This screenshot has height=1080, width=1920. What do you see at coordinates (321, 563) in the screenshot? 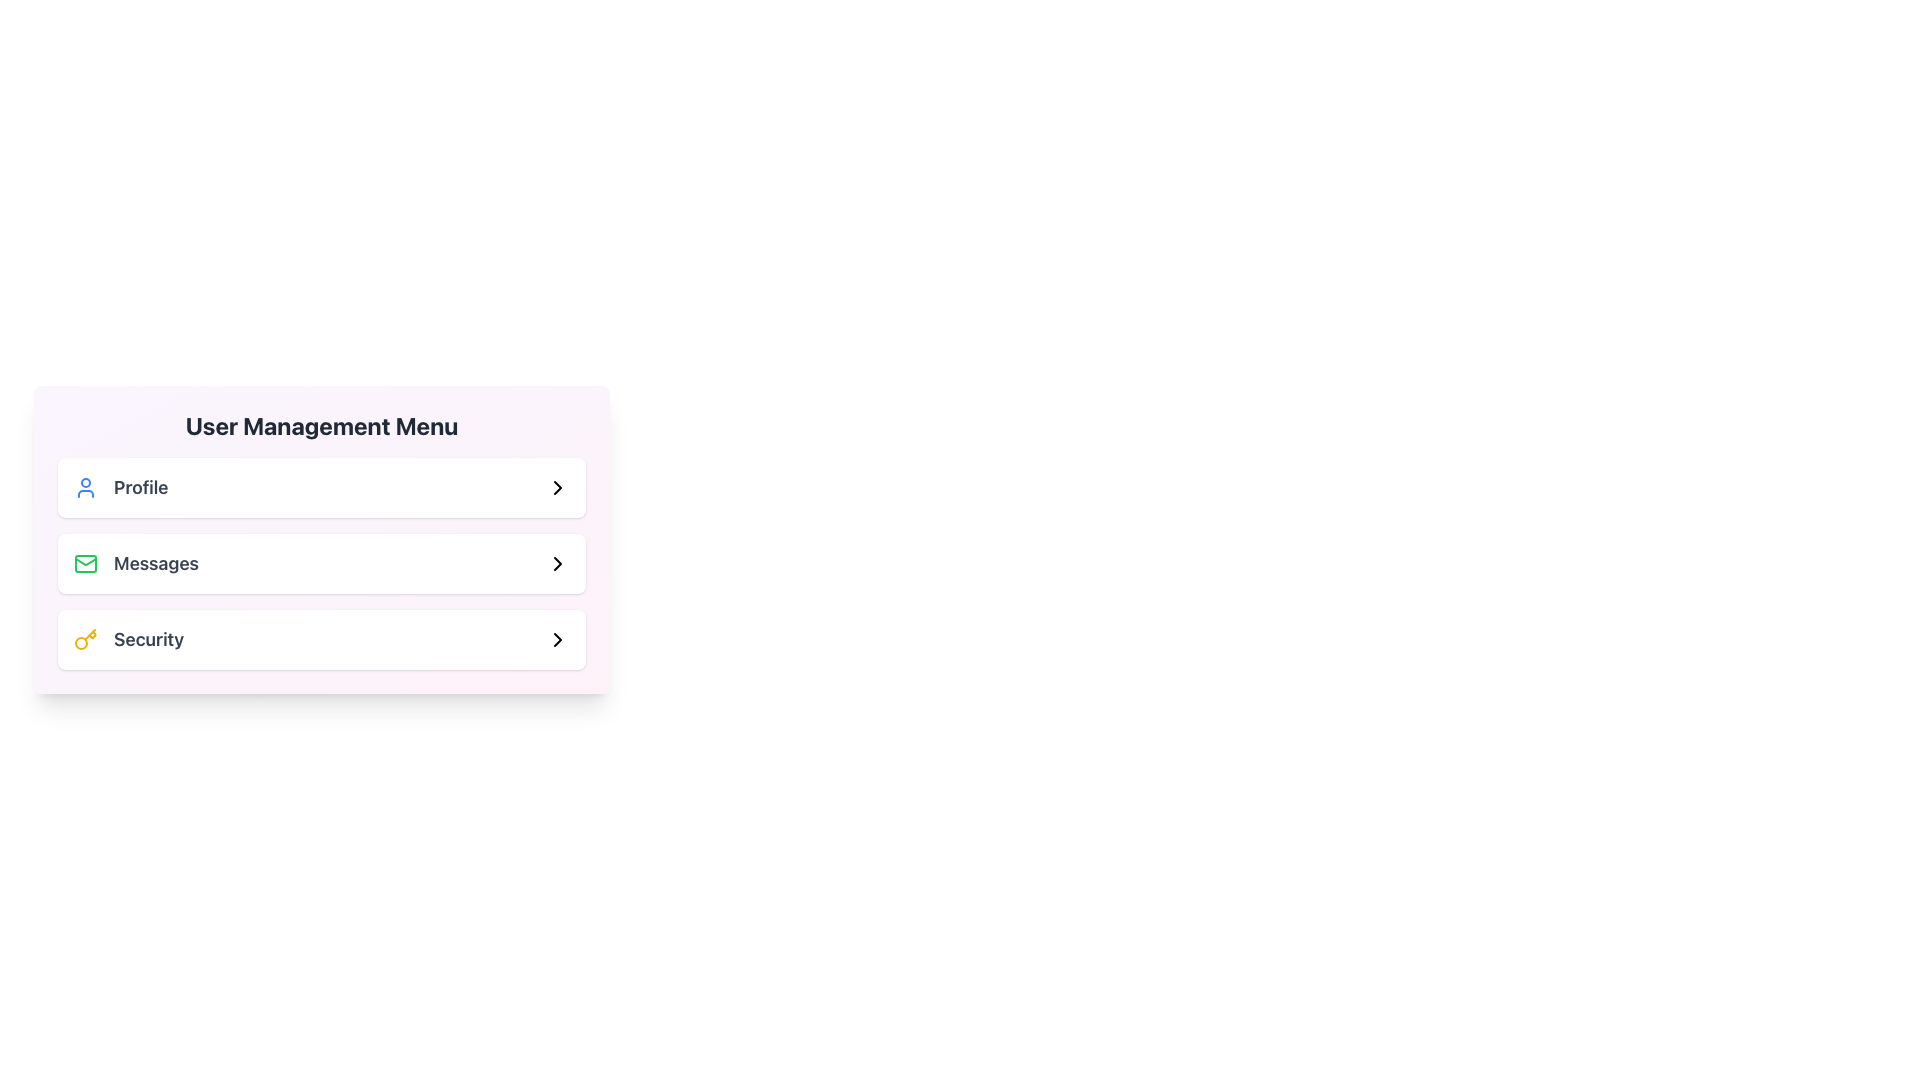
I see `the 'Messages' menu item in the User Management Menu` at bounding box center [321, 563].